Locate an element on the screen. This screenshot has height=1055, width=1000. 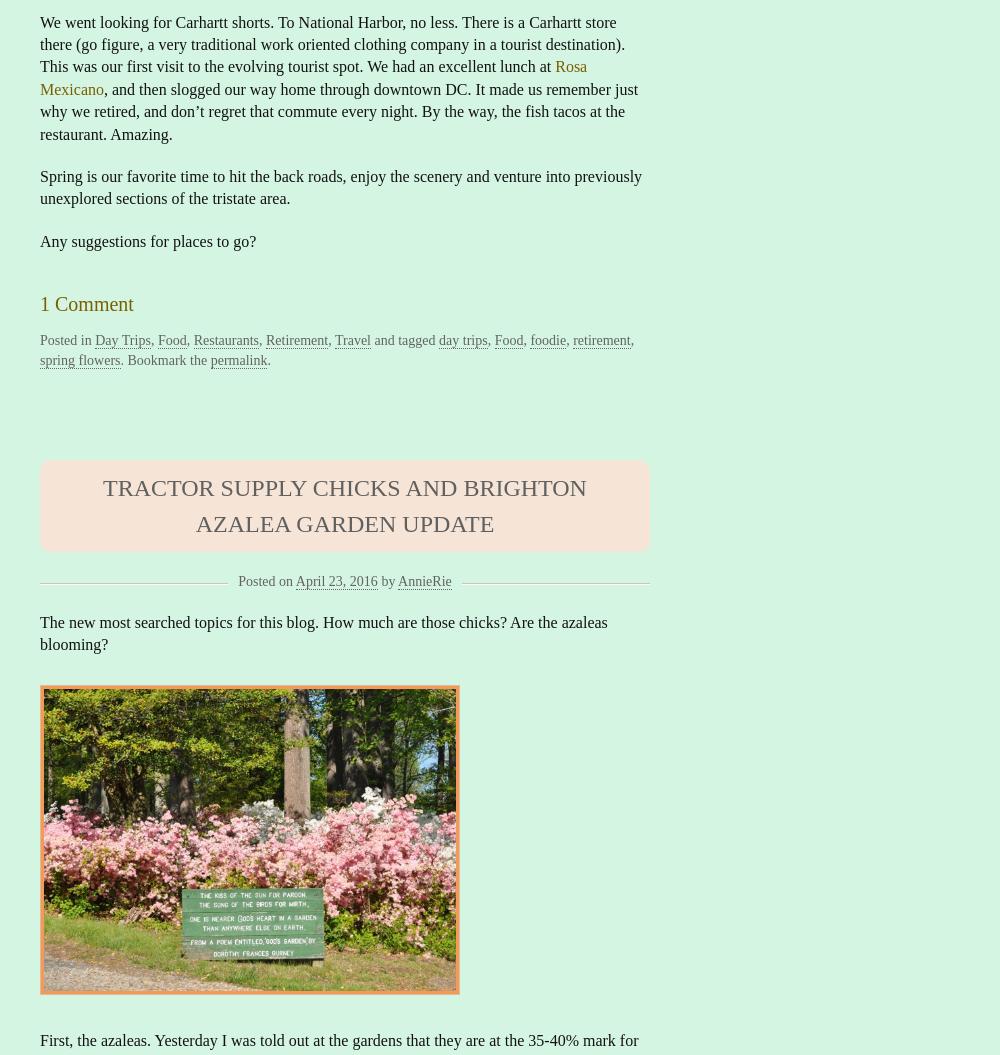
'retirement' is located at coordinates (600, 339).